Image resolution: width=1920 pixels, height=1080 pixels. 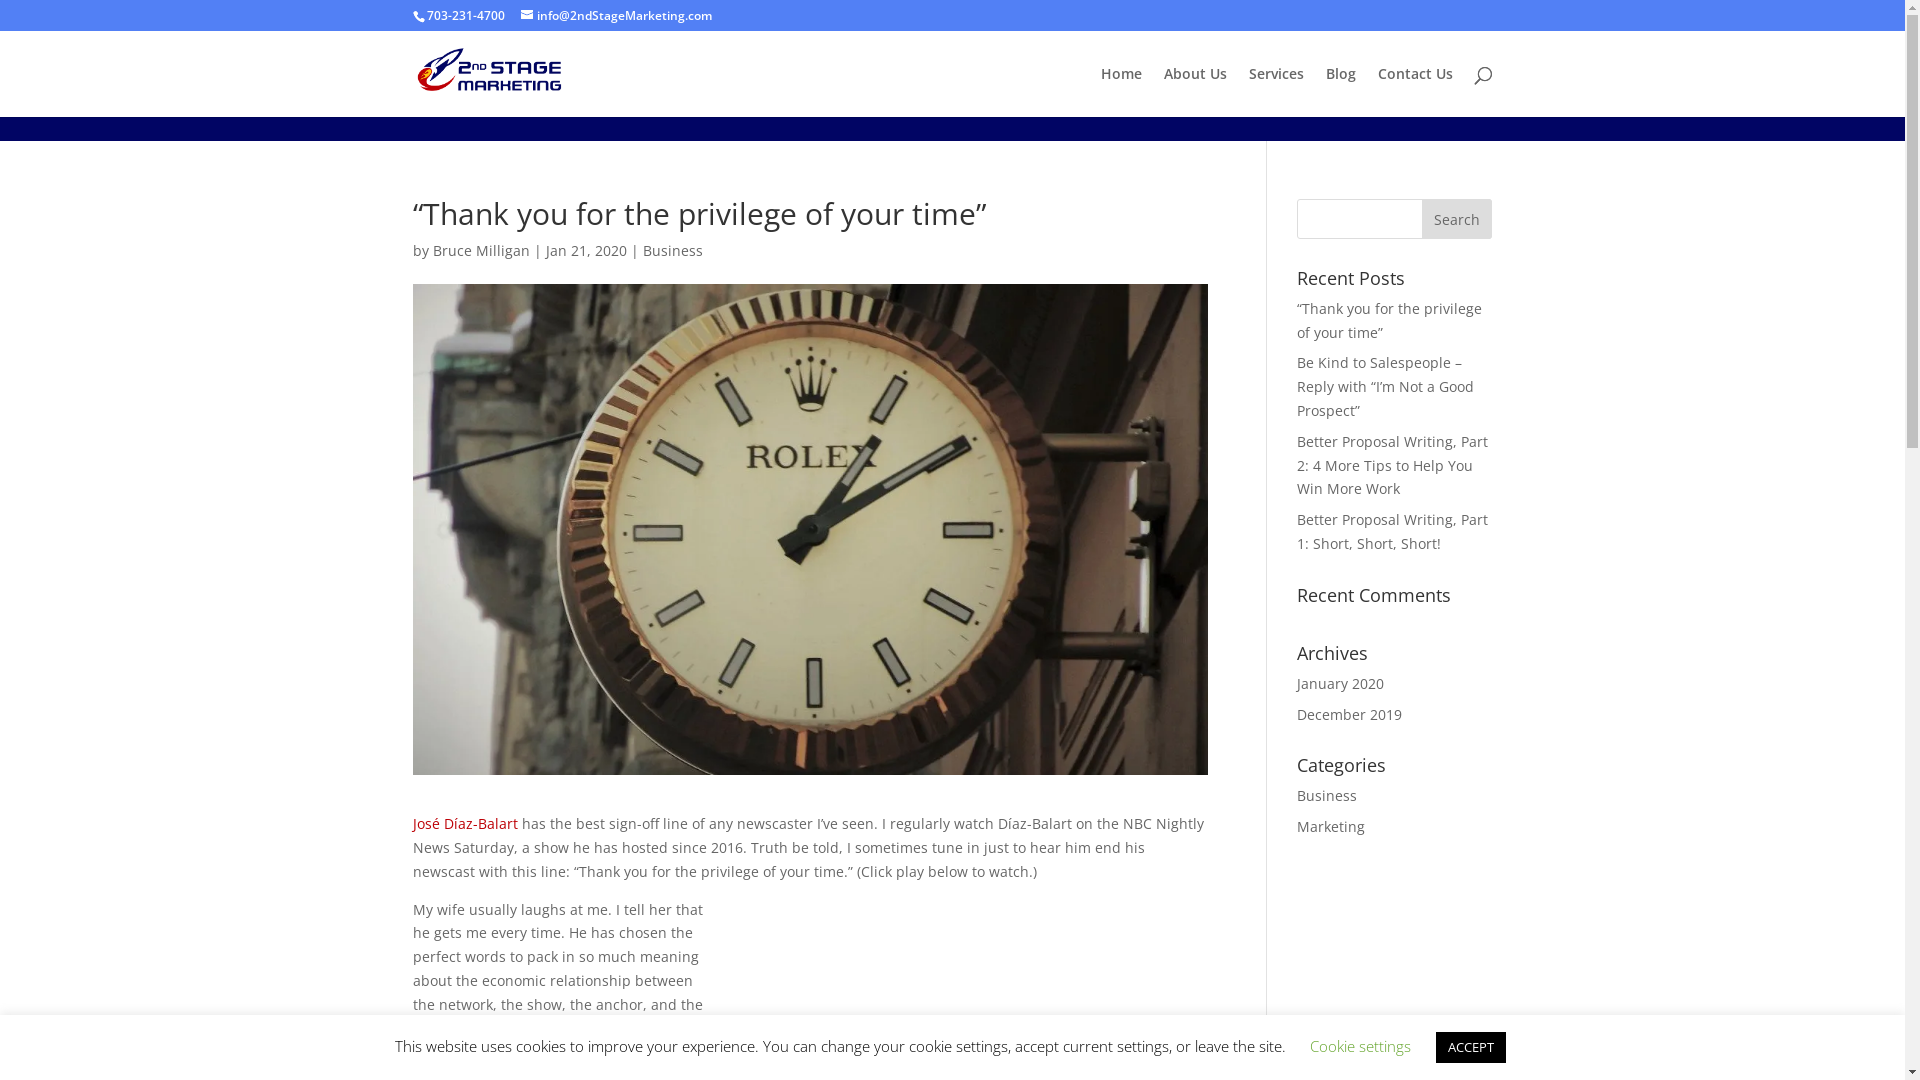 I want to click on 'December 2019', so click(x=1349, y=713).